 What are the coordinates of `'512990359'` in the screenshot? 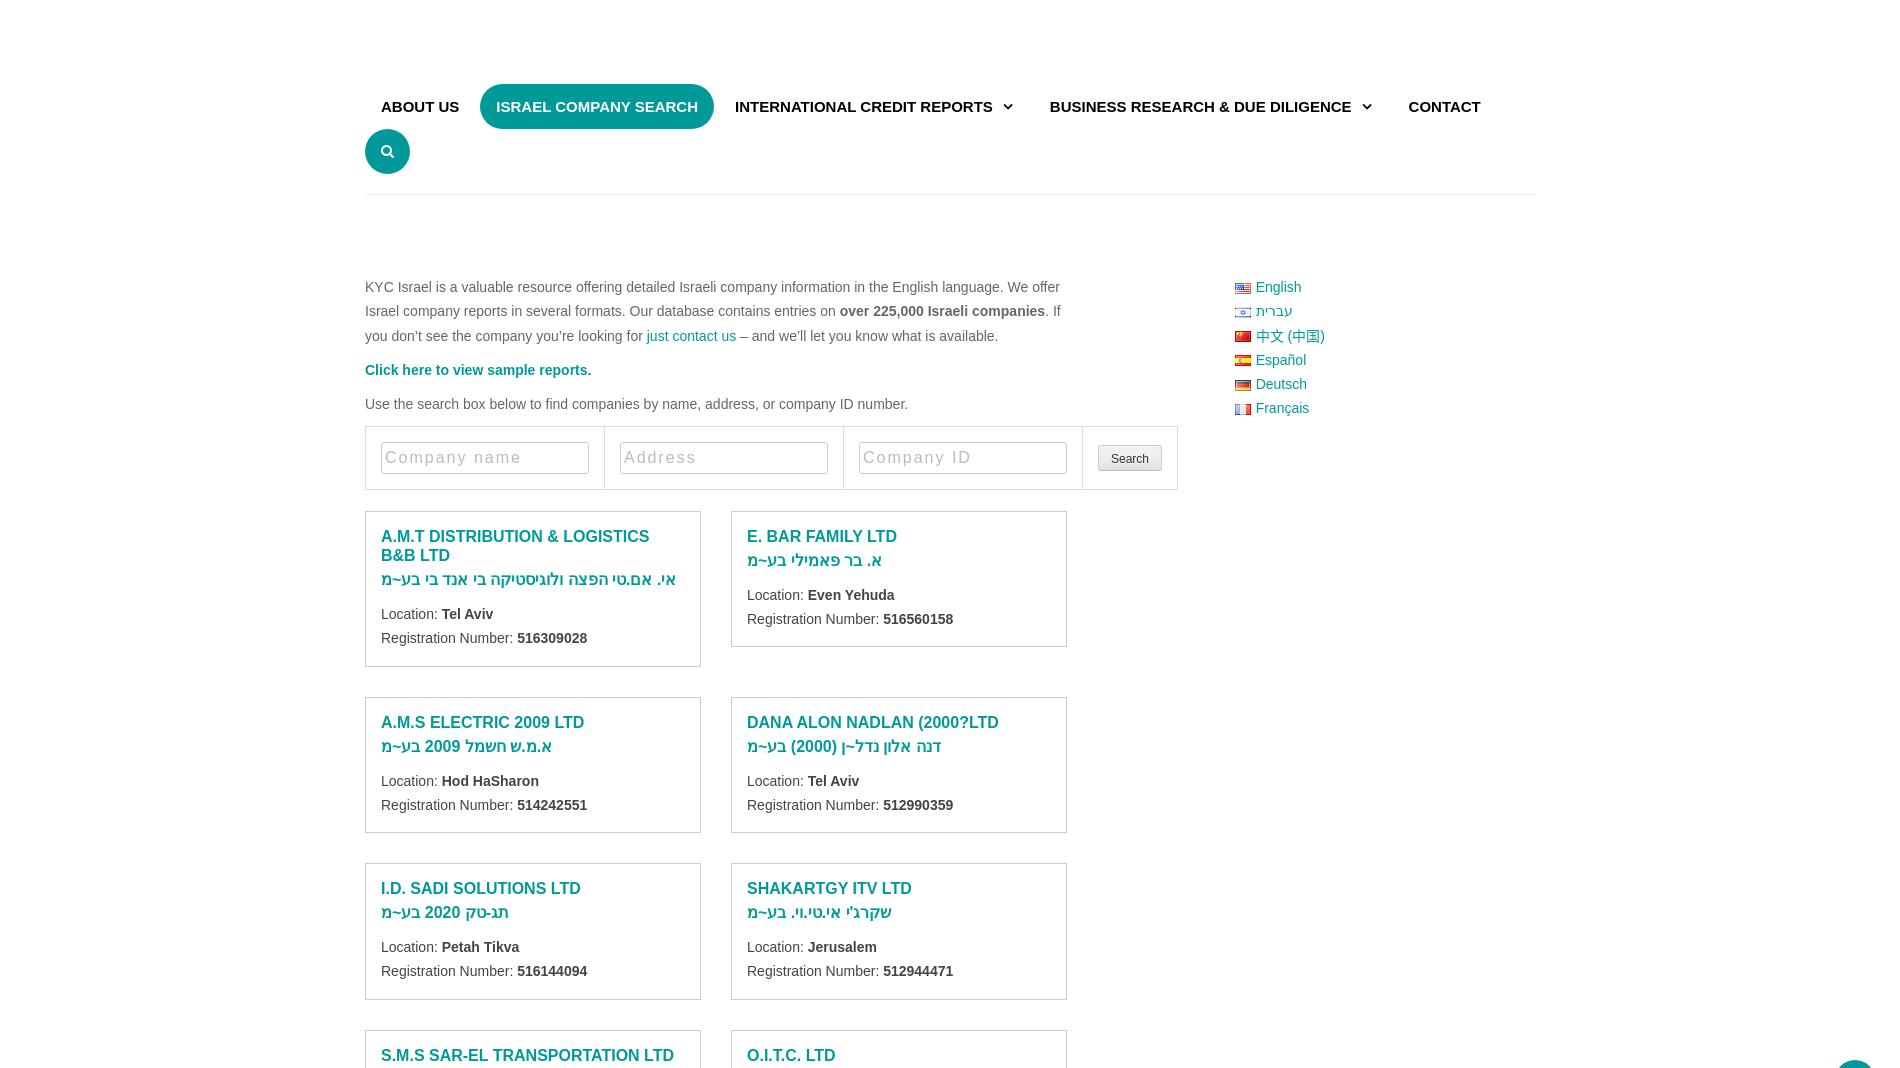 It's located at (917, 802).